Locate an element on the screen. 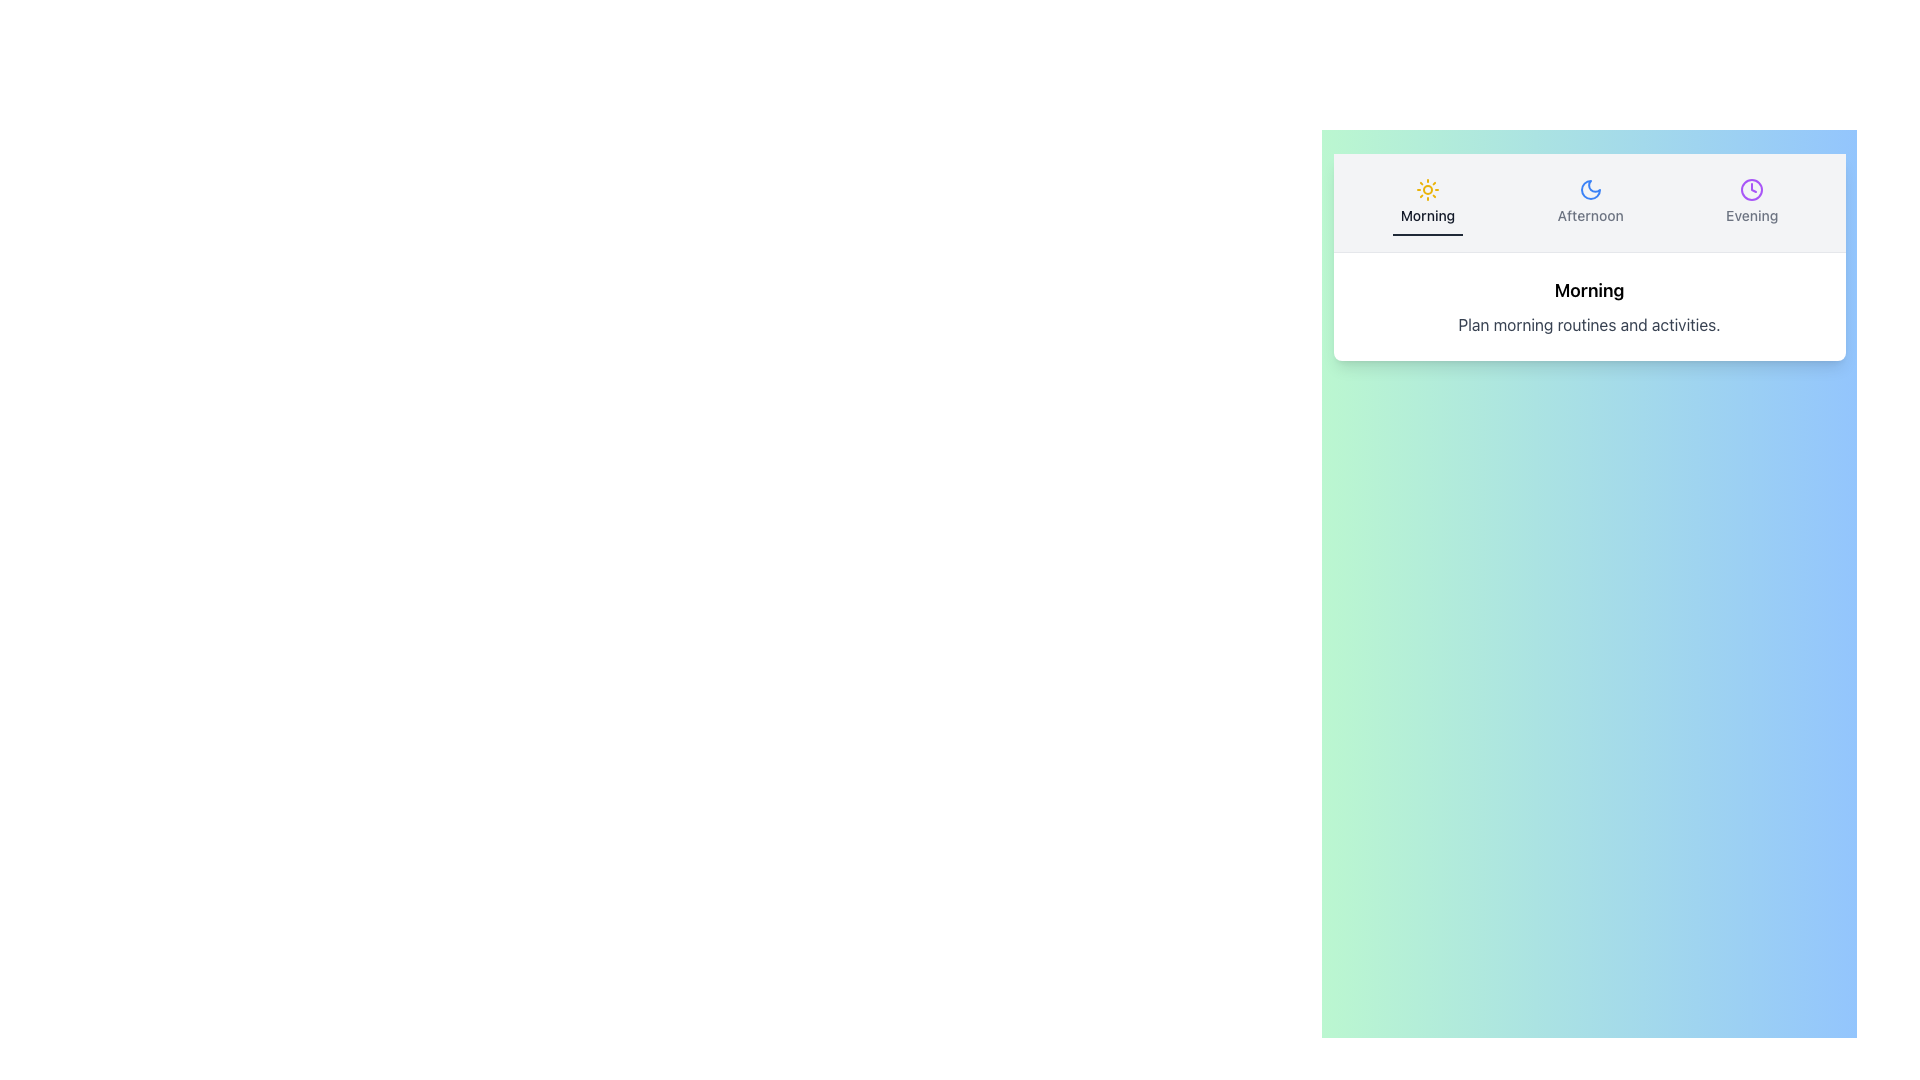 This screenshot has height=1080, width=1920. the bright yellow sun icon located above the 'Morning' label is located at coordinates (1426, 189).